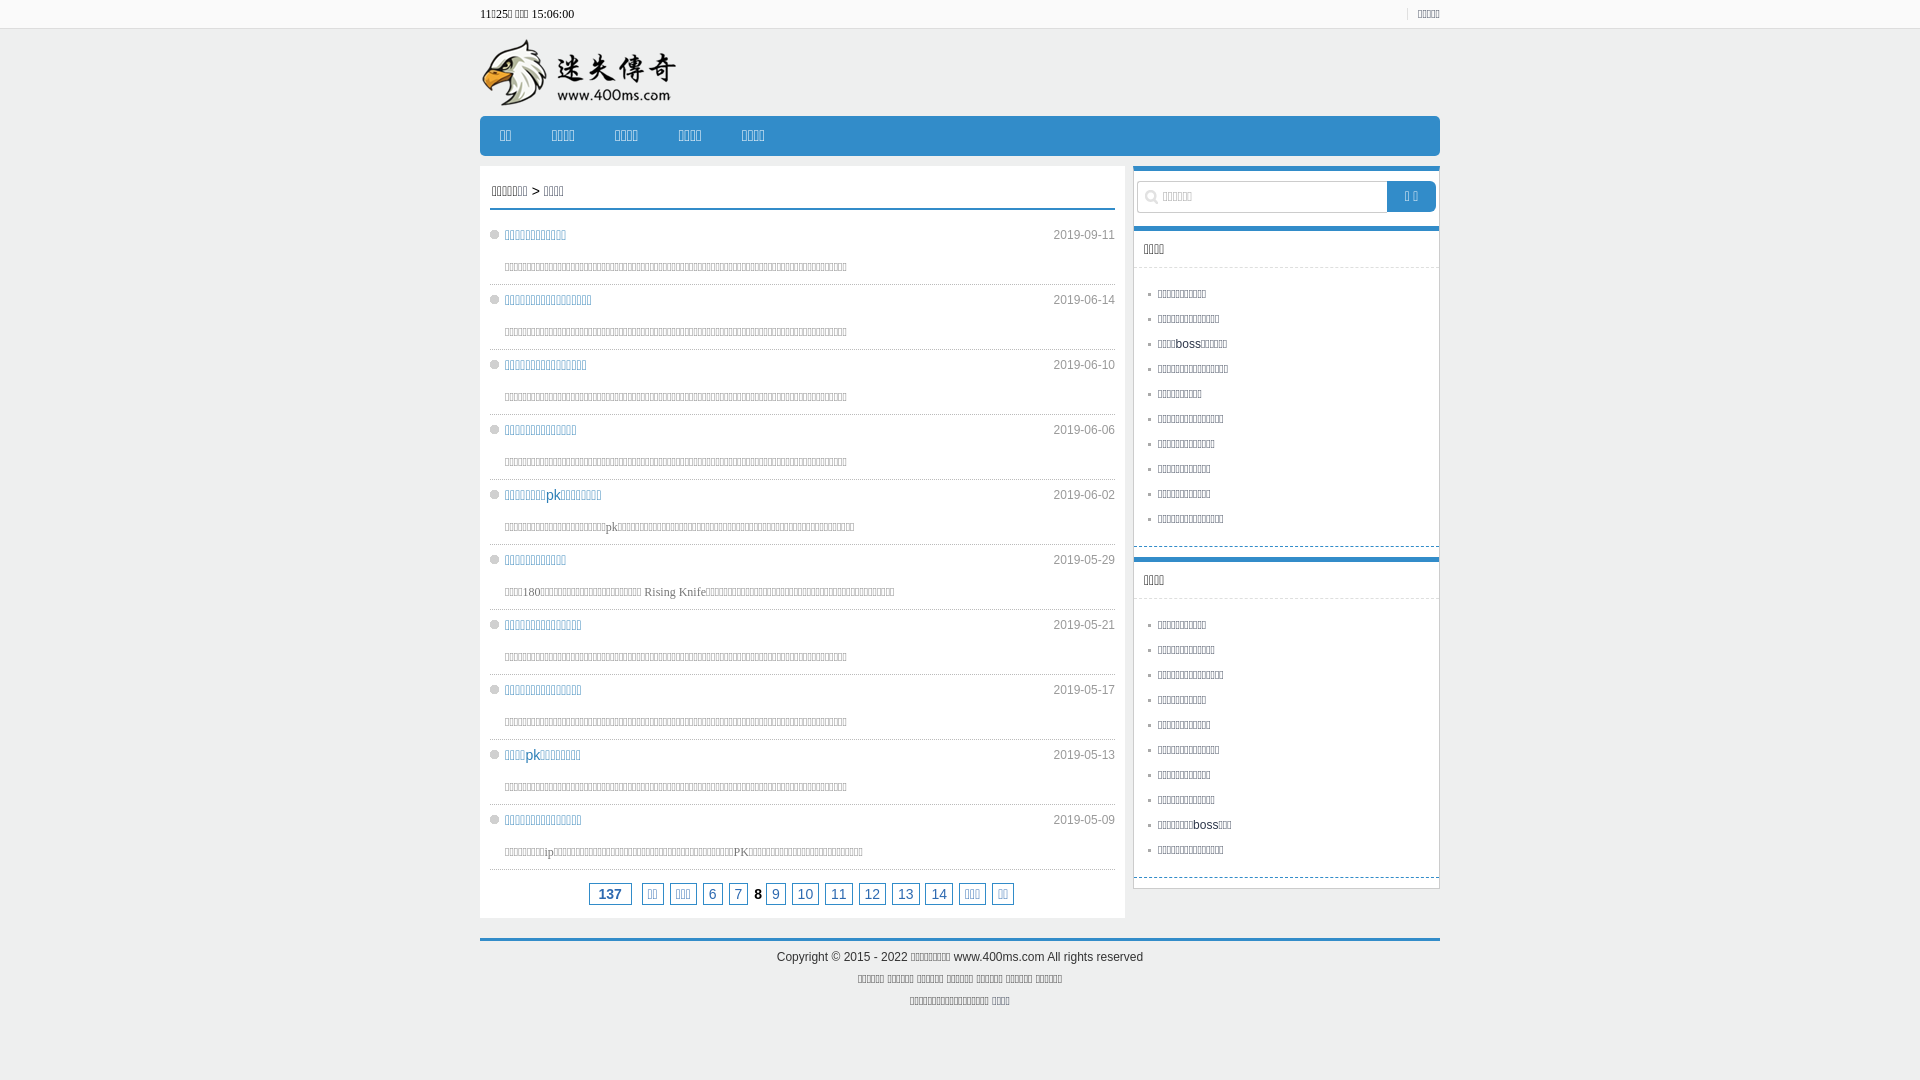 The height and width of the screenshot is (1080, 1920). What do you see at coordinates (609, 893) in the screenshot?
I see `' 137'` at bounding box center [609, 893].